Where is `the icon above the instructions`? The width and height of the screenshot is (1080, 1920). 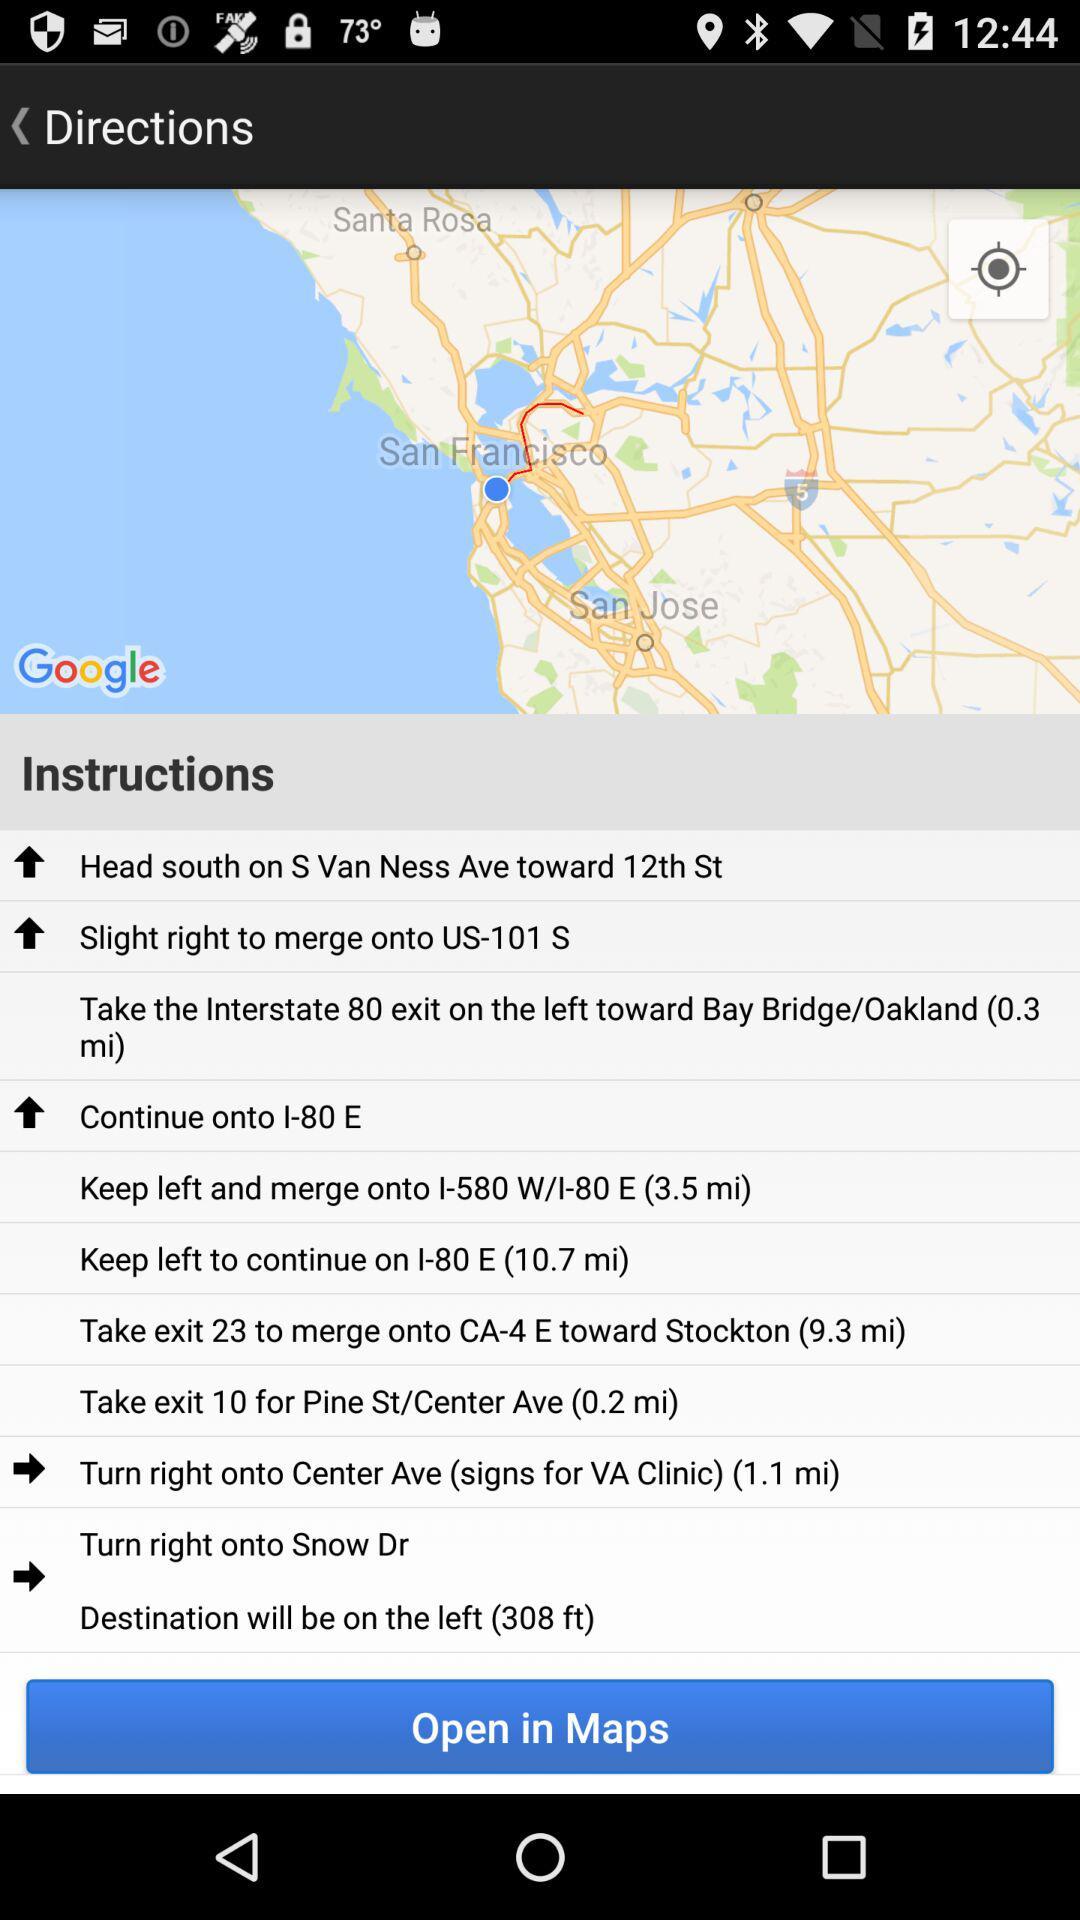
the icon above the instructions is located at coordinates (540, 450).